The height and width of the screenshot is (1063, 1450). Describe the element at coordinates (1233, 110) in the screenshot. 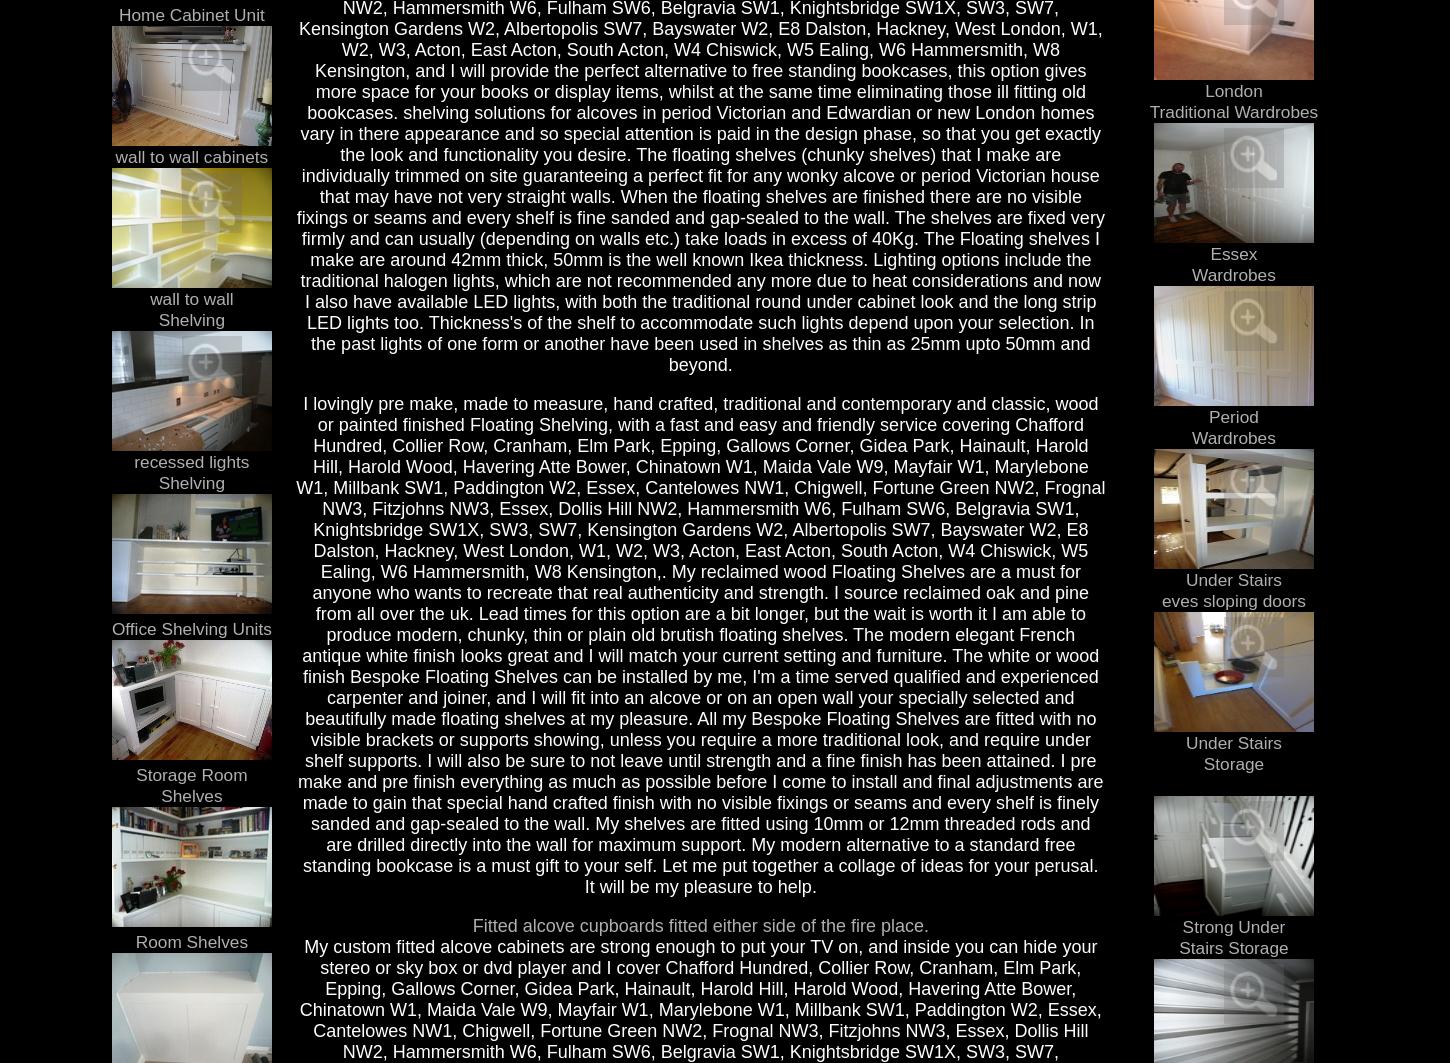

I see `'Traditional Wardrobes'` at that location.